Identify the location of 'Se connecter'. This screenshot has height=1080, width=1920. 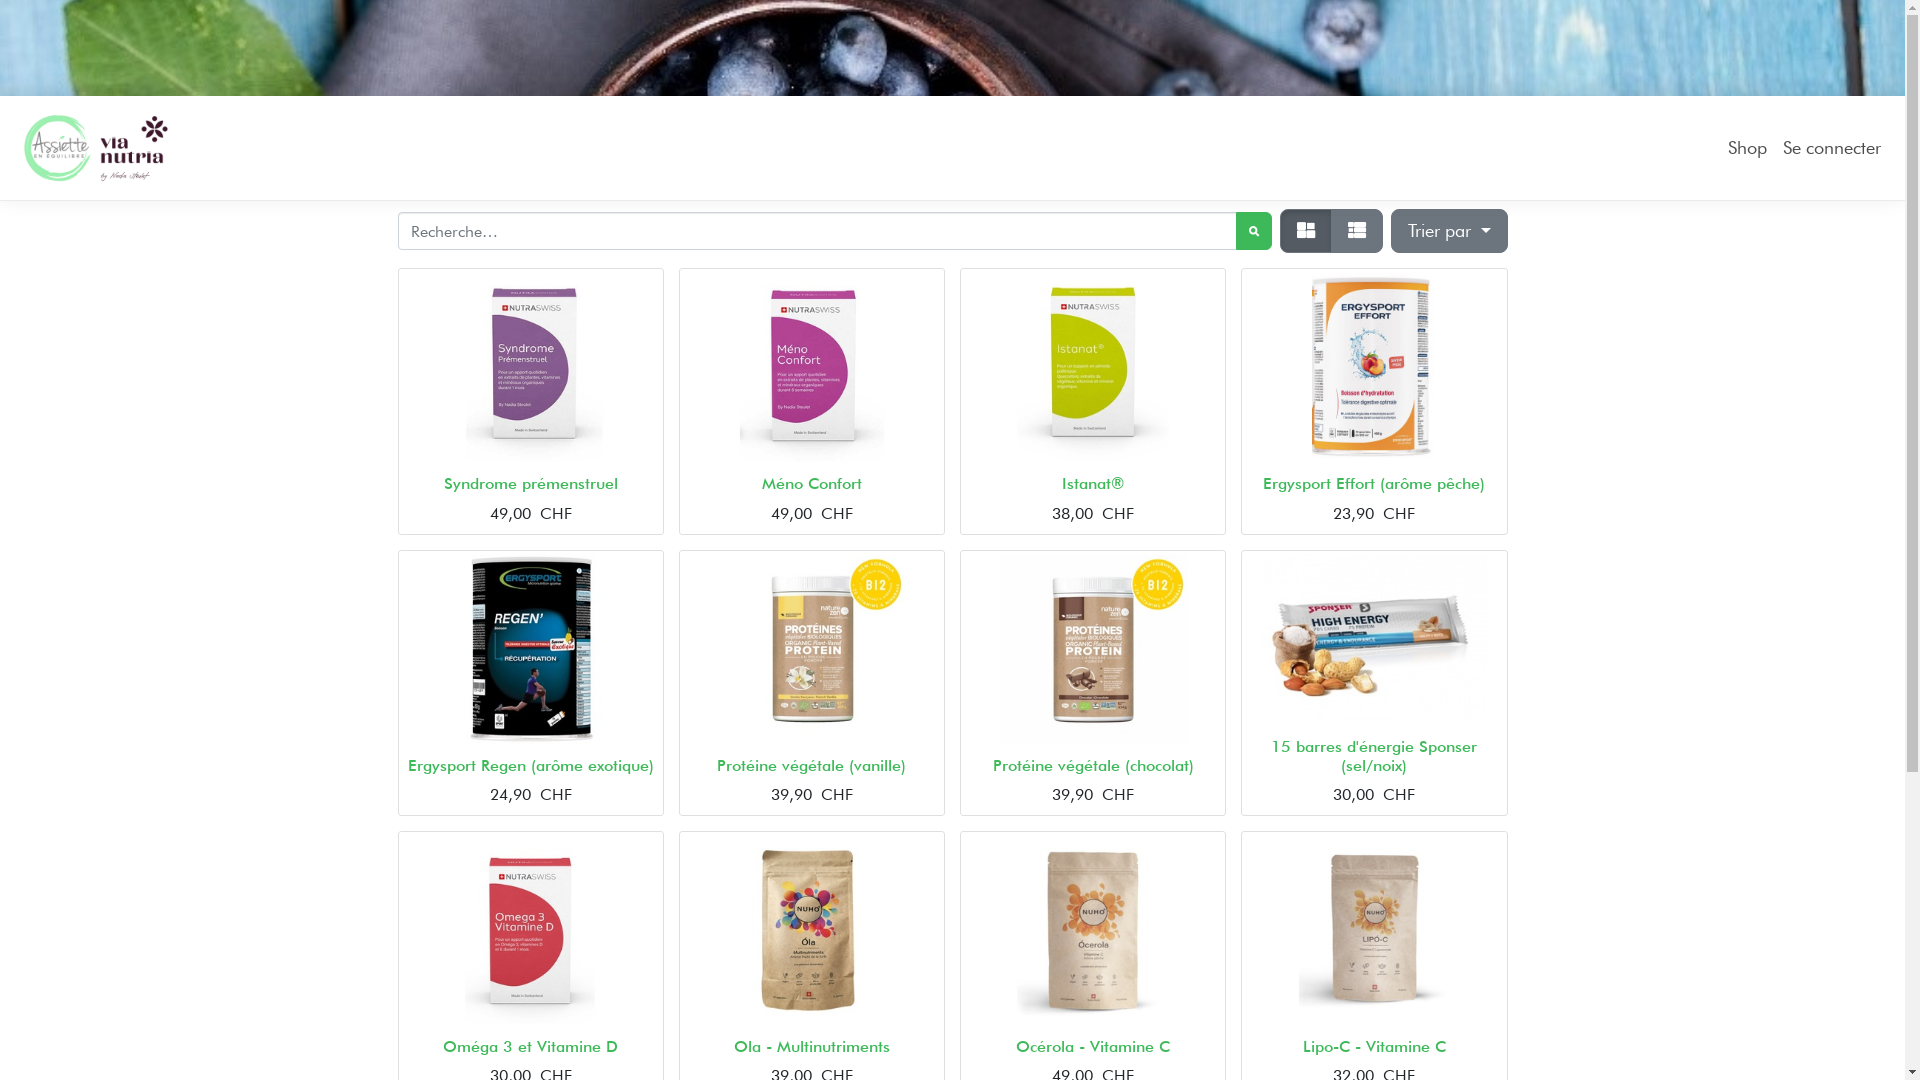
(1832, 146).